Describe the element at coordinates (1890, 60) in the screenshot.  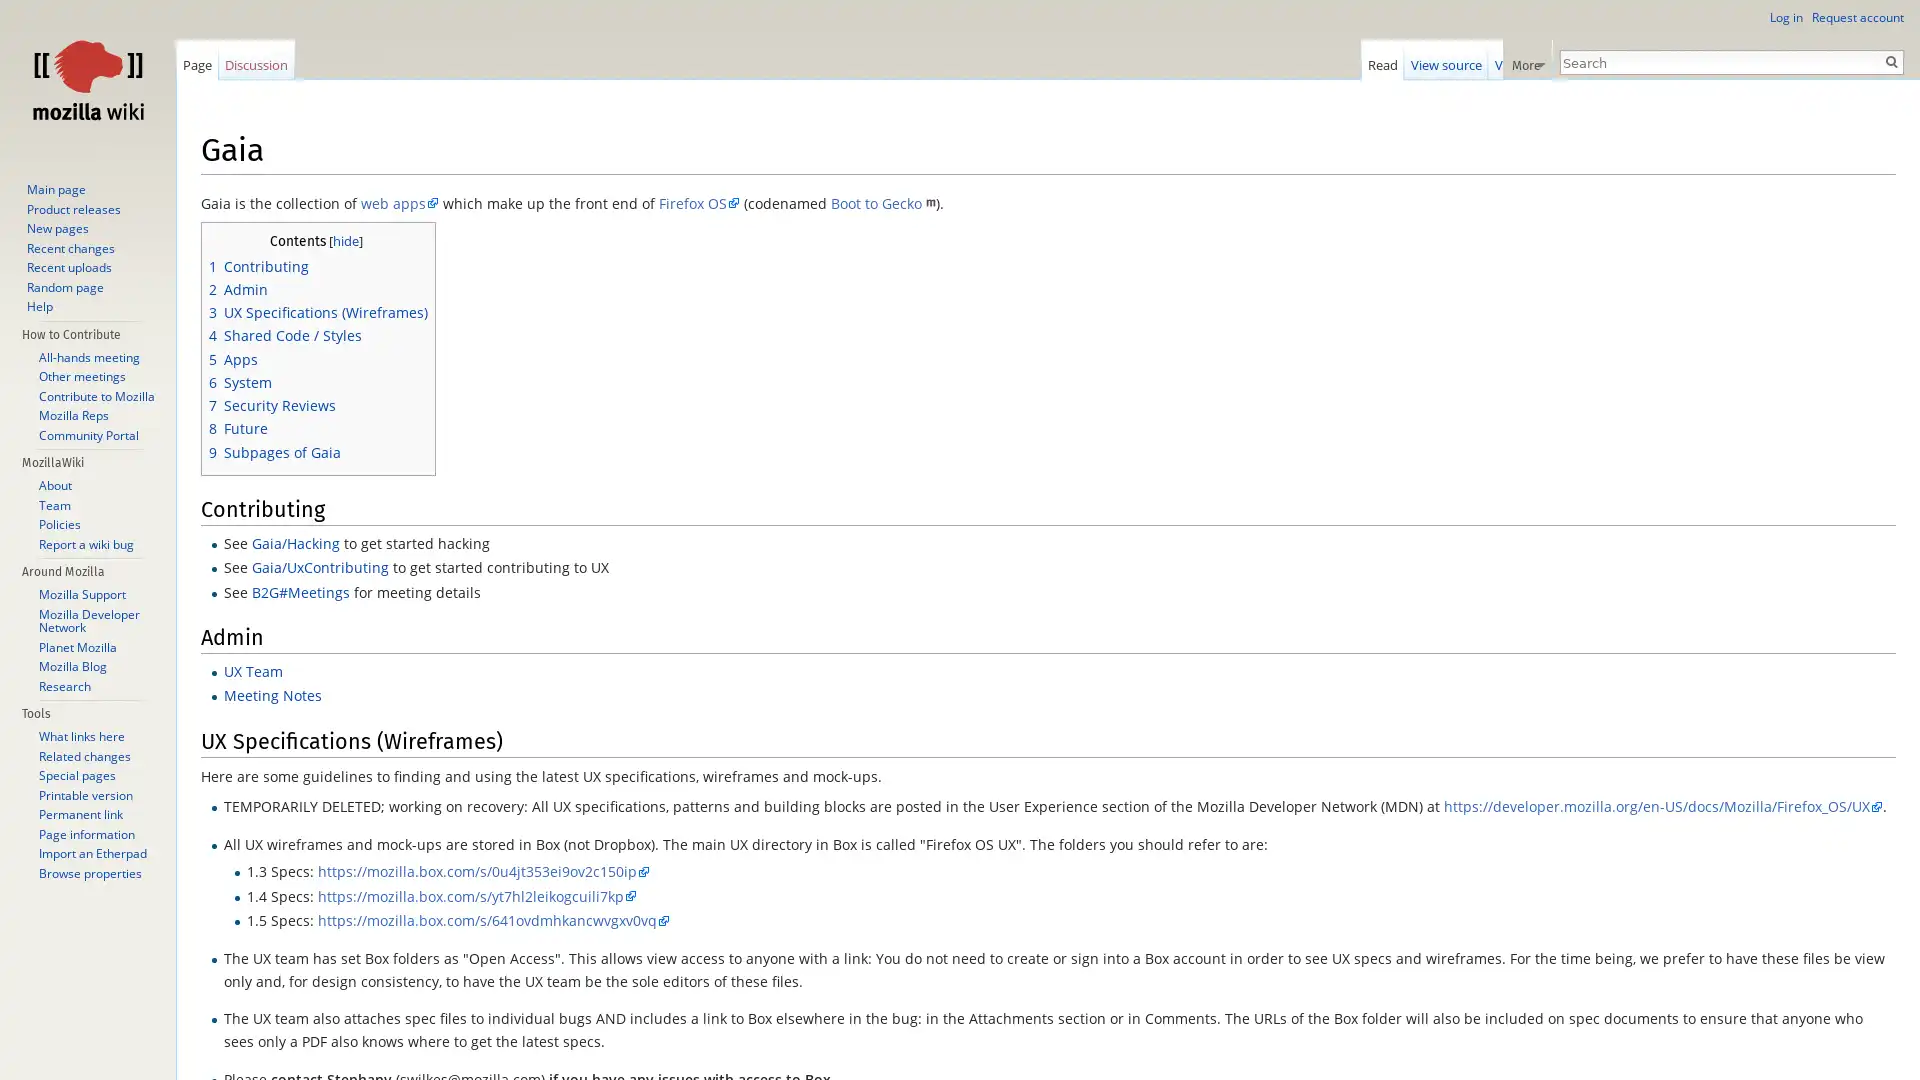
I see `Go` at that location.